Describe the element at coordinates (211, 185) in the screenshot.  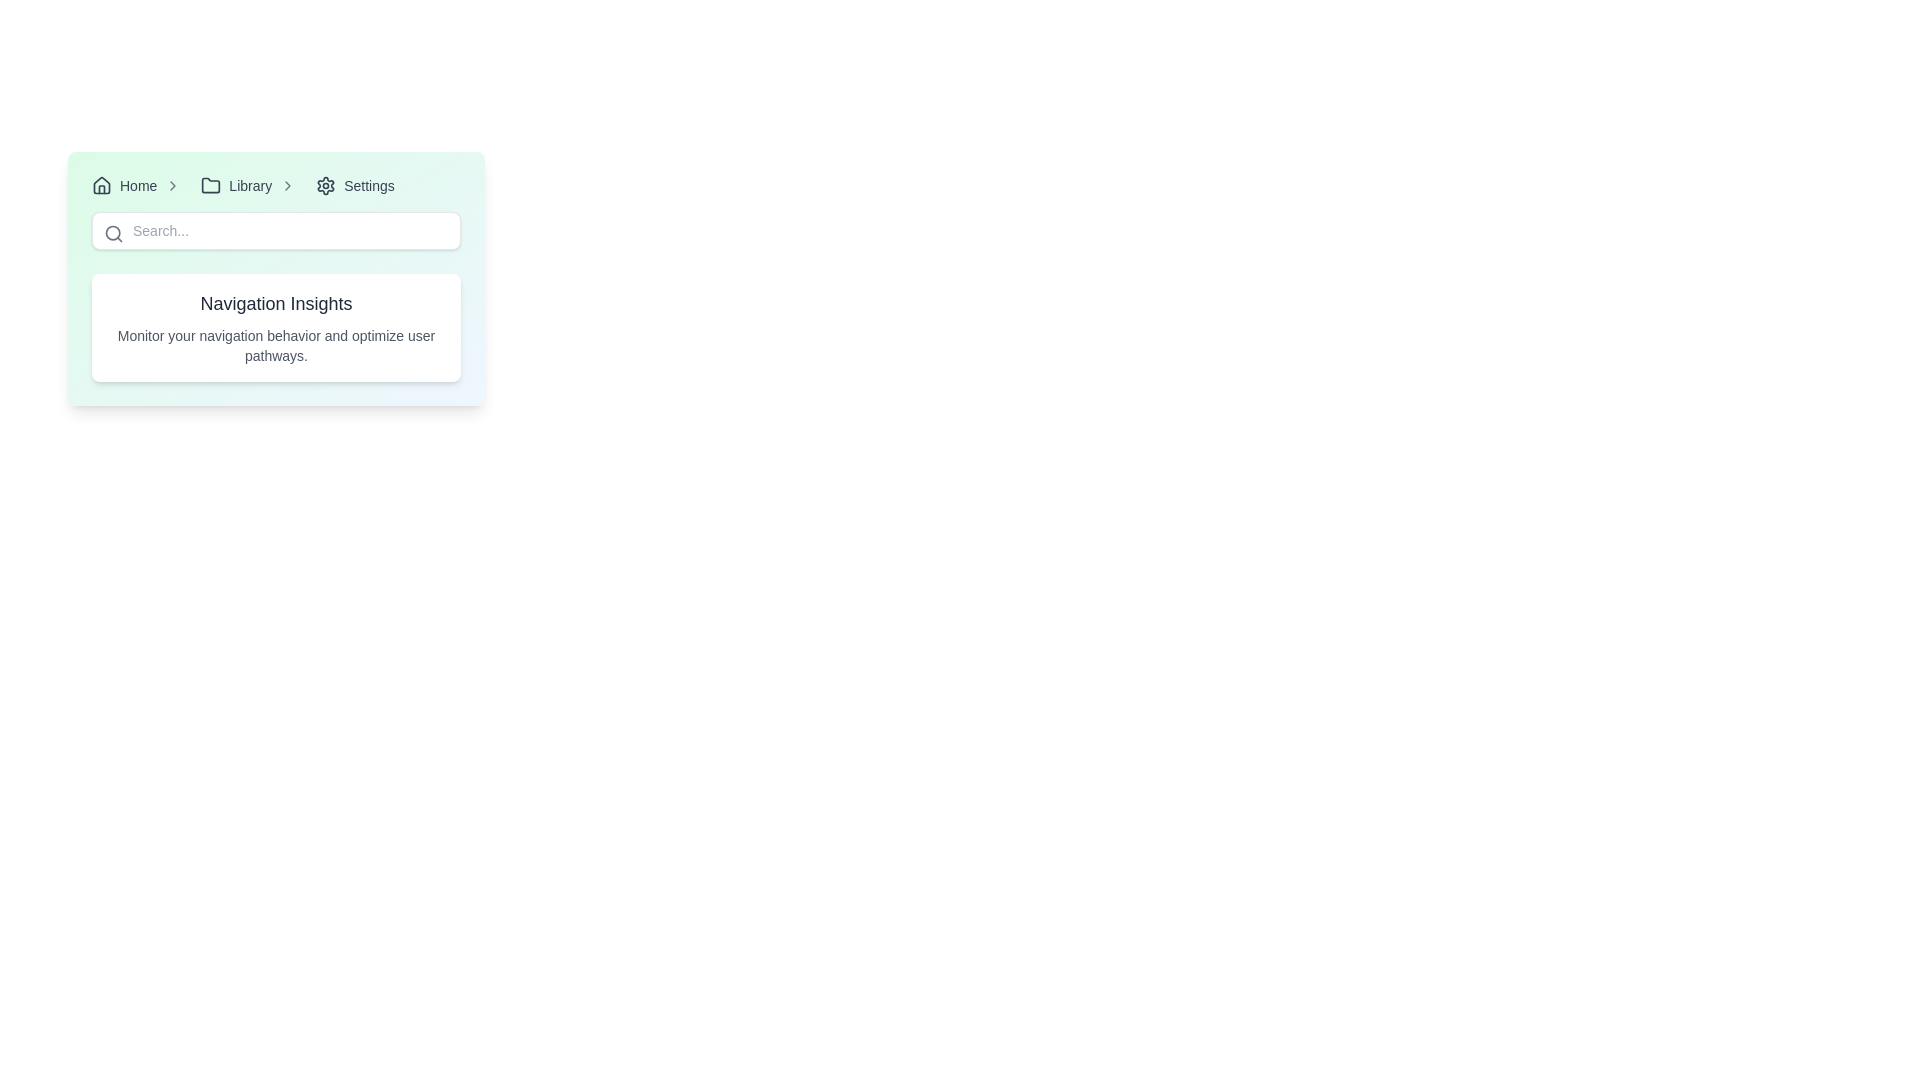
I see `the folder icon in the breadcrumb navigation bar that represents 'Library'` at that location.